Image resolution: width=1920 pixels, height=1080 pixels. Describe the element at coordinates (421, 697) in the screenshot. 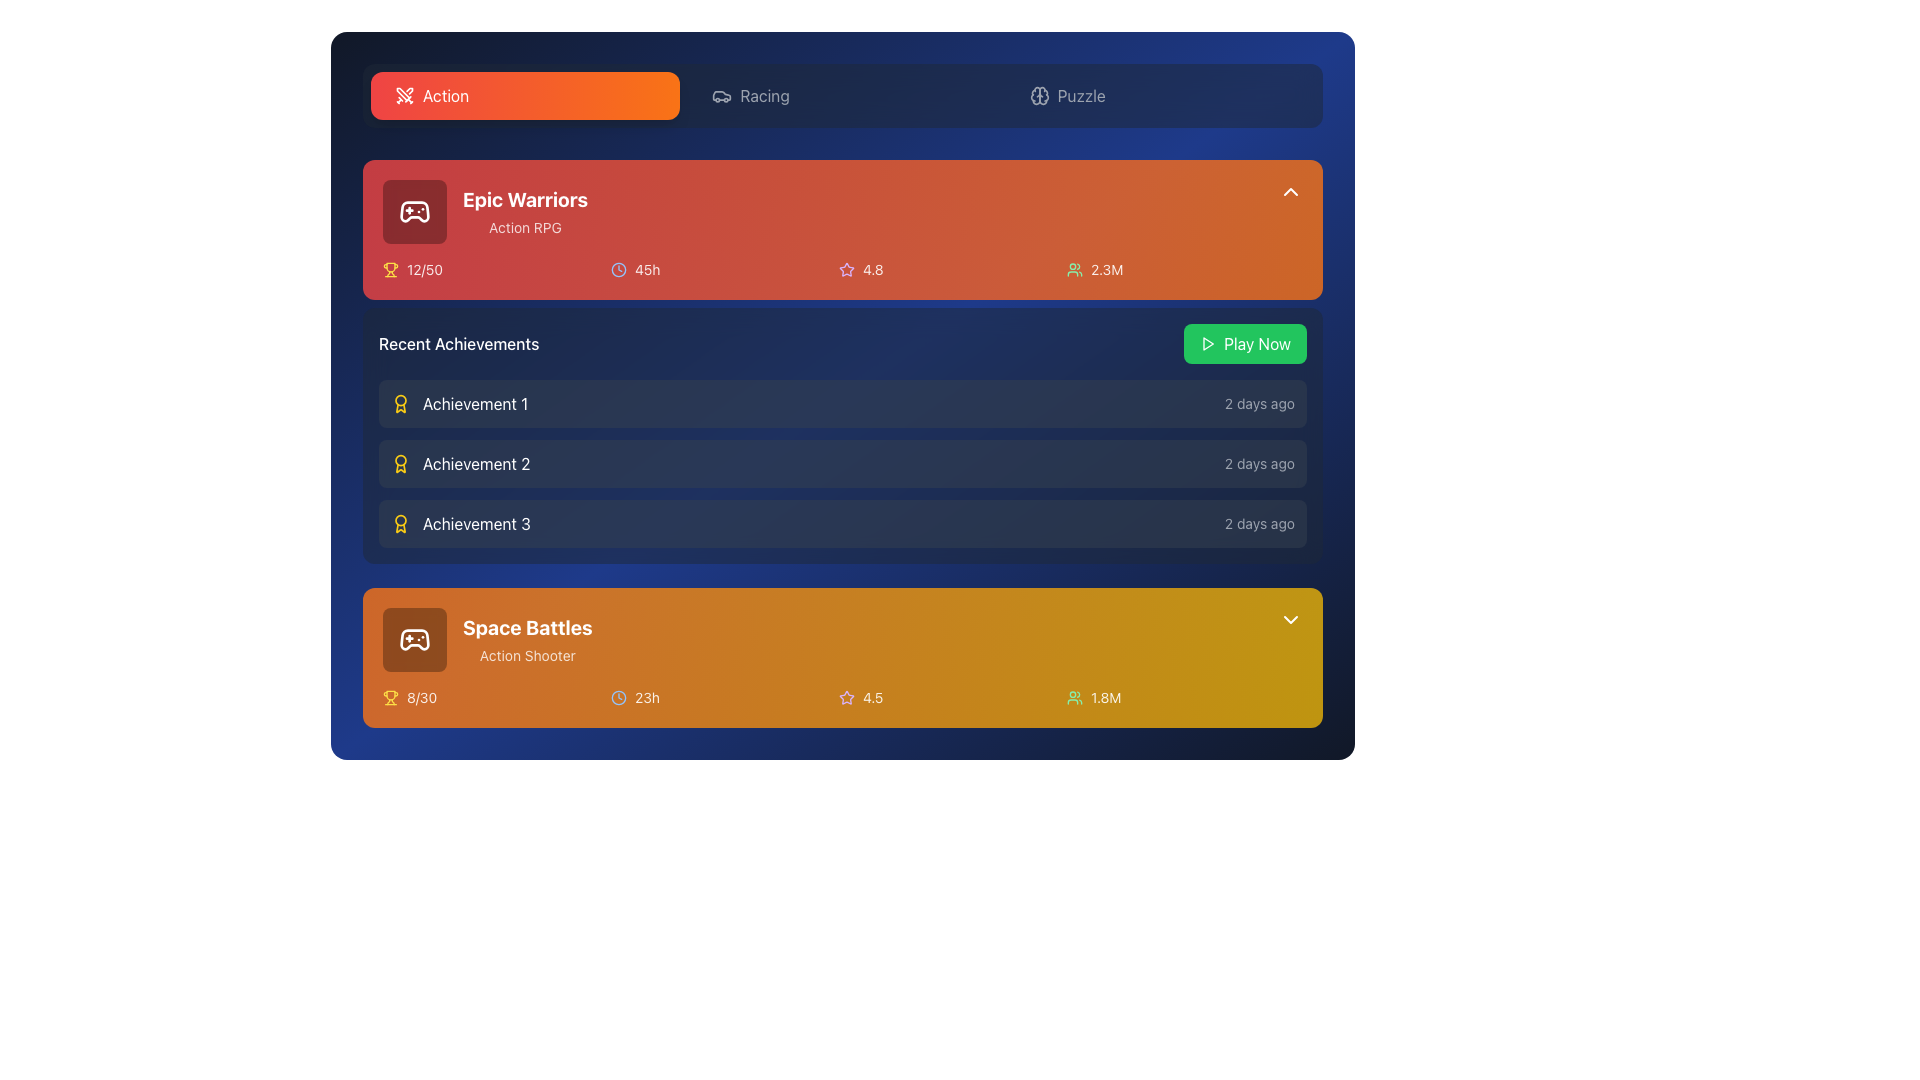

I see `the Text label indicating a numeric ratio in the 'Space Battles' section, located to the right of the trophy icon` at that location.